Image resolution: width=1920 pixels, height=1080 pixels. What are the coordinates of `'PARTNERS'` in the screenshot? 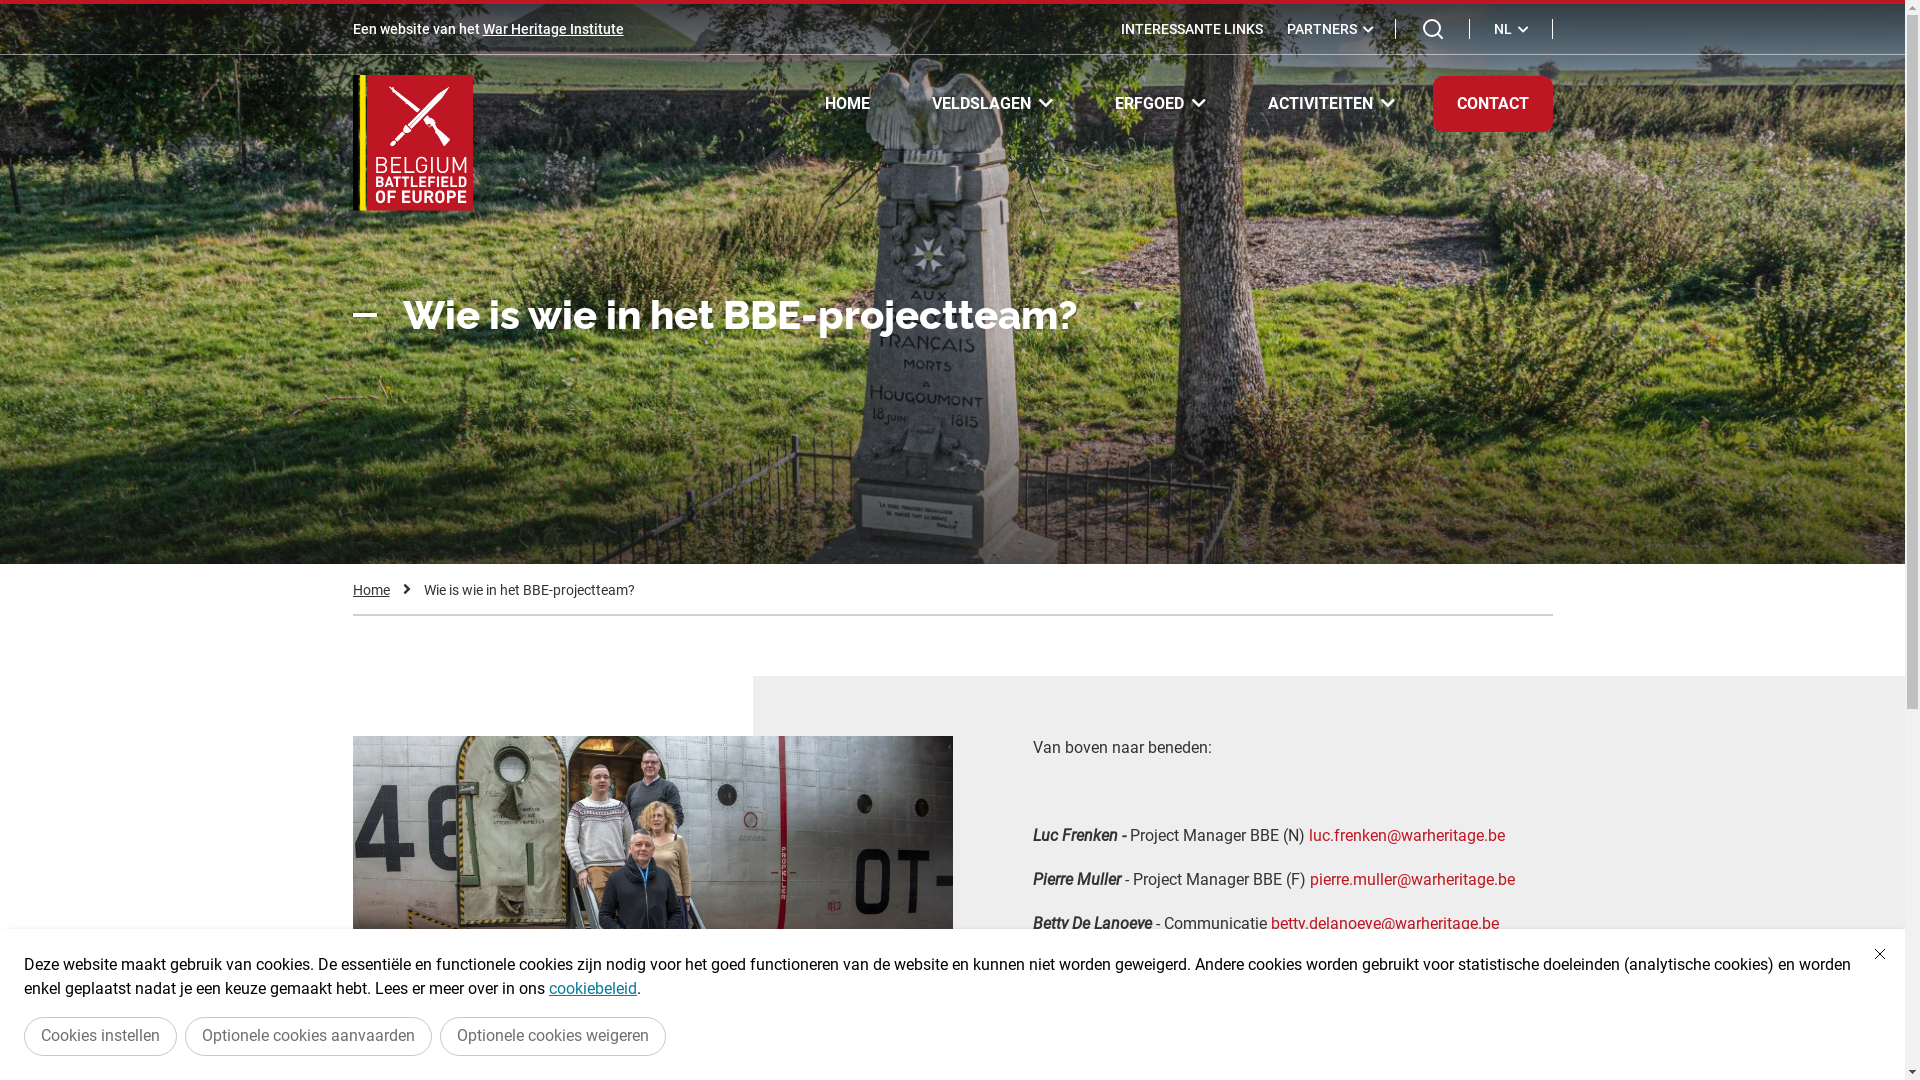 It's located at (1329, 29).